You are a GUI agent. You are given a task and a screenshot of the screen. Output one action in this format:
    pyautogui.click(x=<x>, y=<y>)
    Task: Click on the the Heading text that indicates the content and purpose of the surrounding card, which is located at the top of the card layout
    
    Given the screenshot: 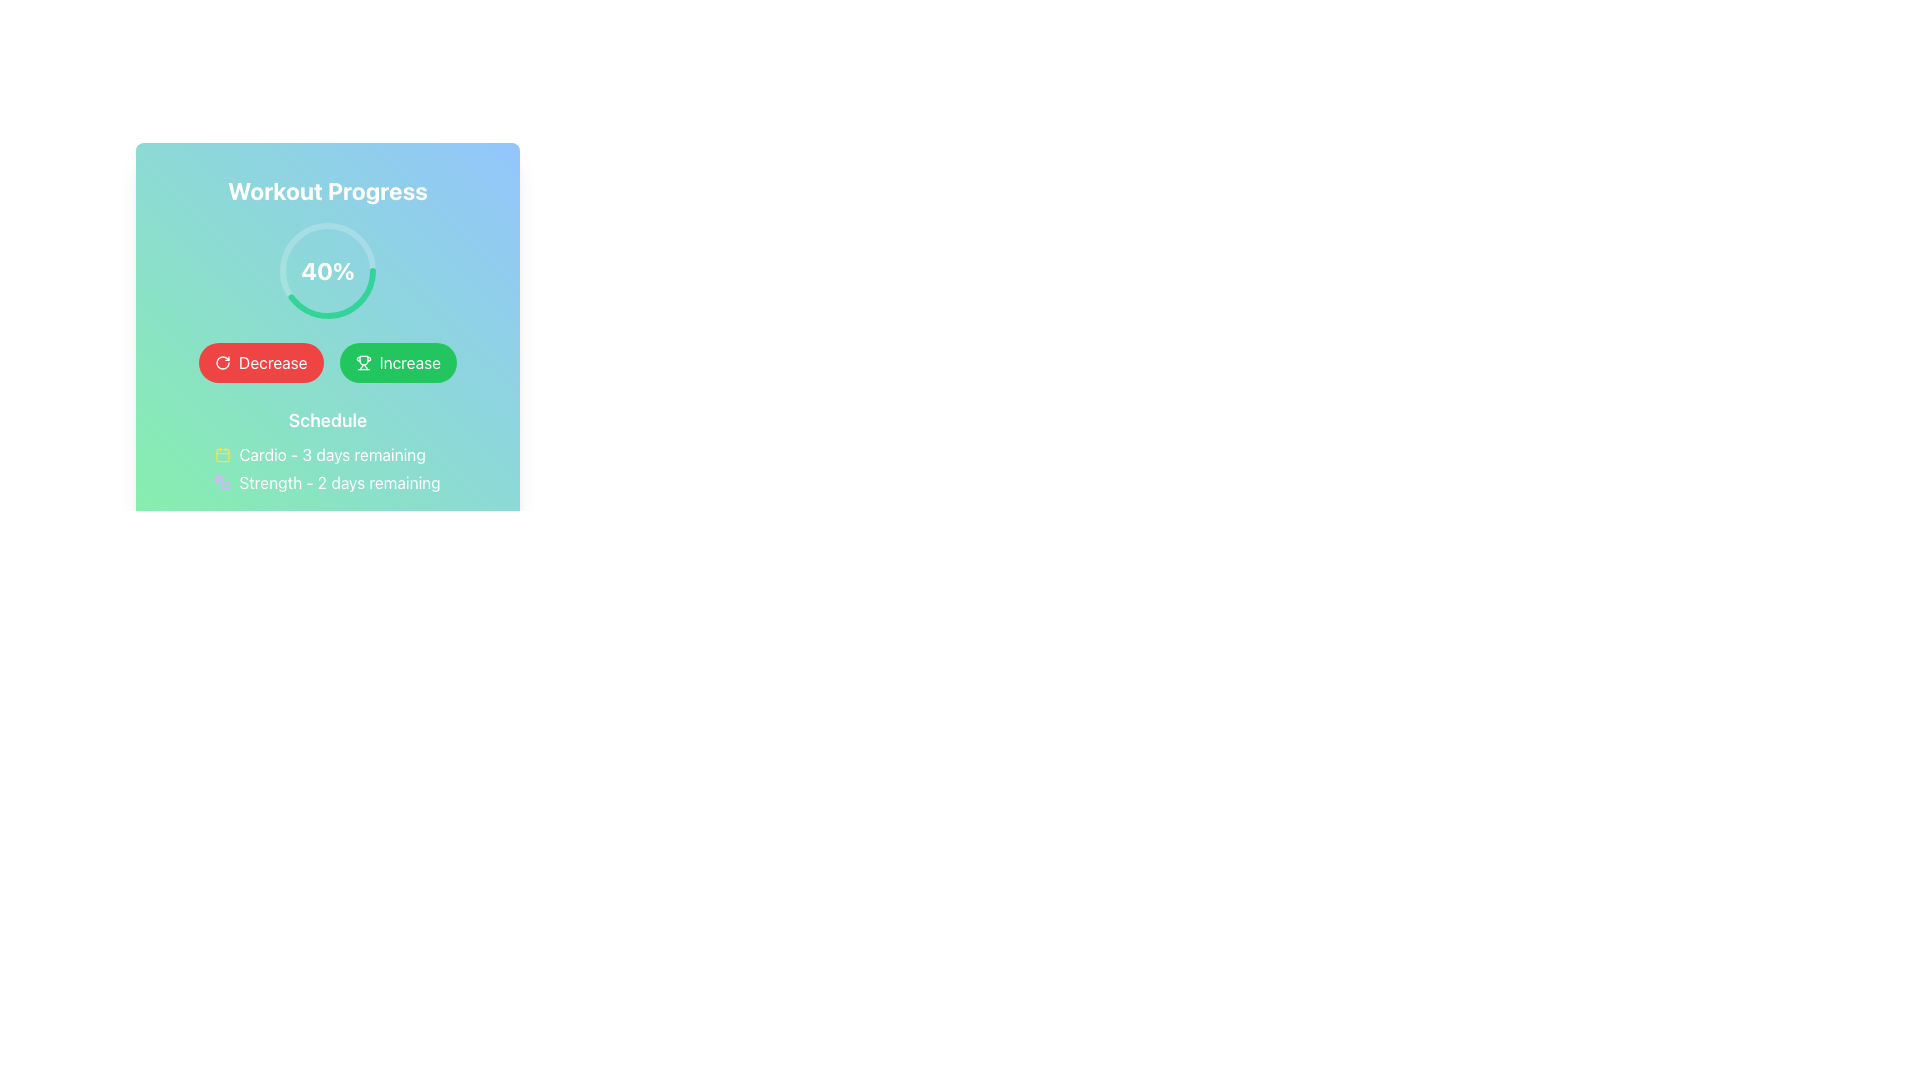 What is the action you would take?
    pyautogui.click(x=327, y=191)
    